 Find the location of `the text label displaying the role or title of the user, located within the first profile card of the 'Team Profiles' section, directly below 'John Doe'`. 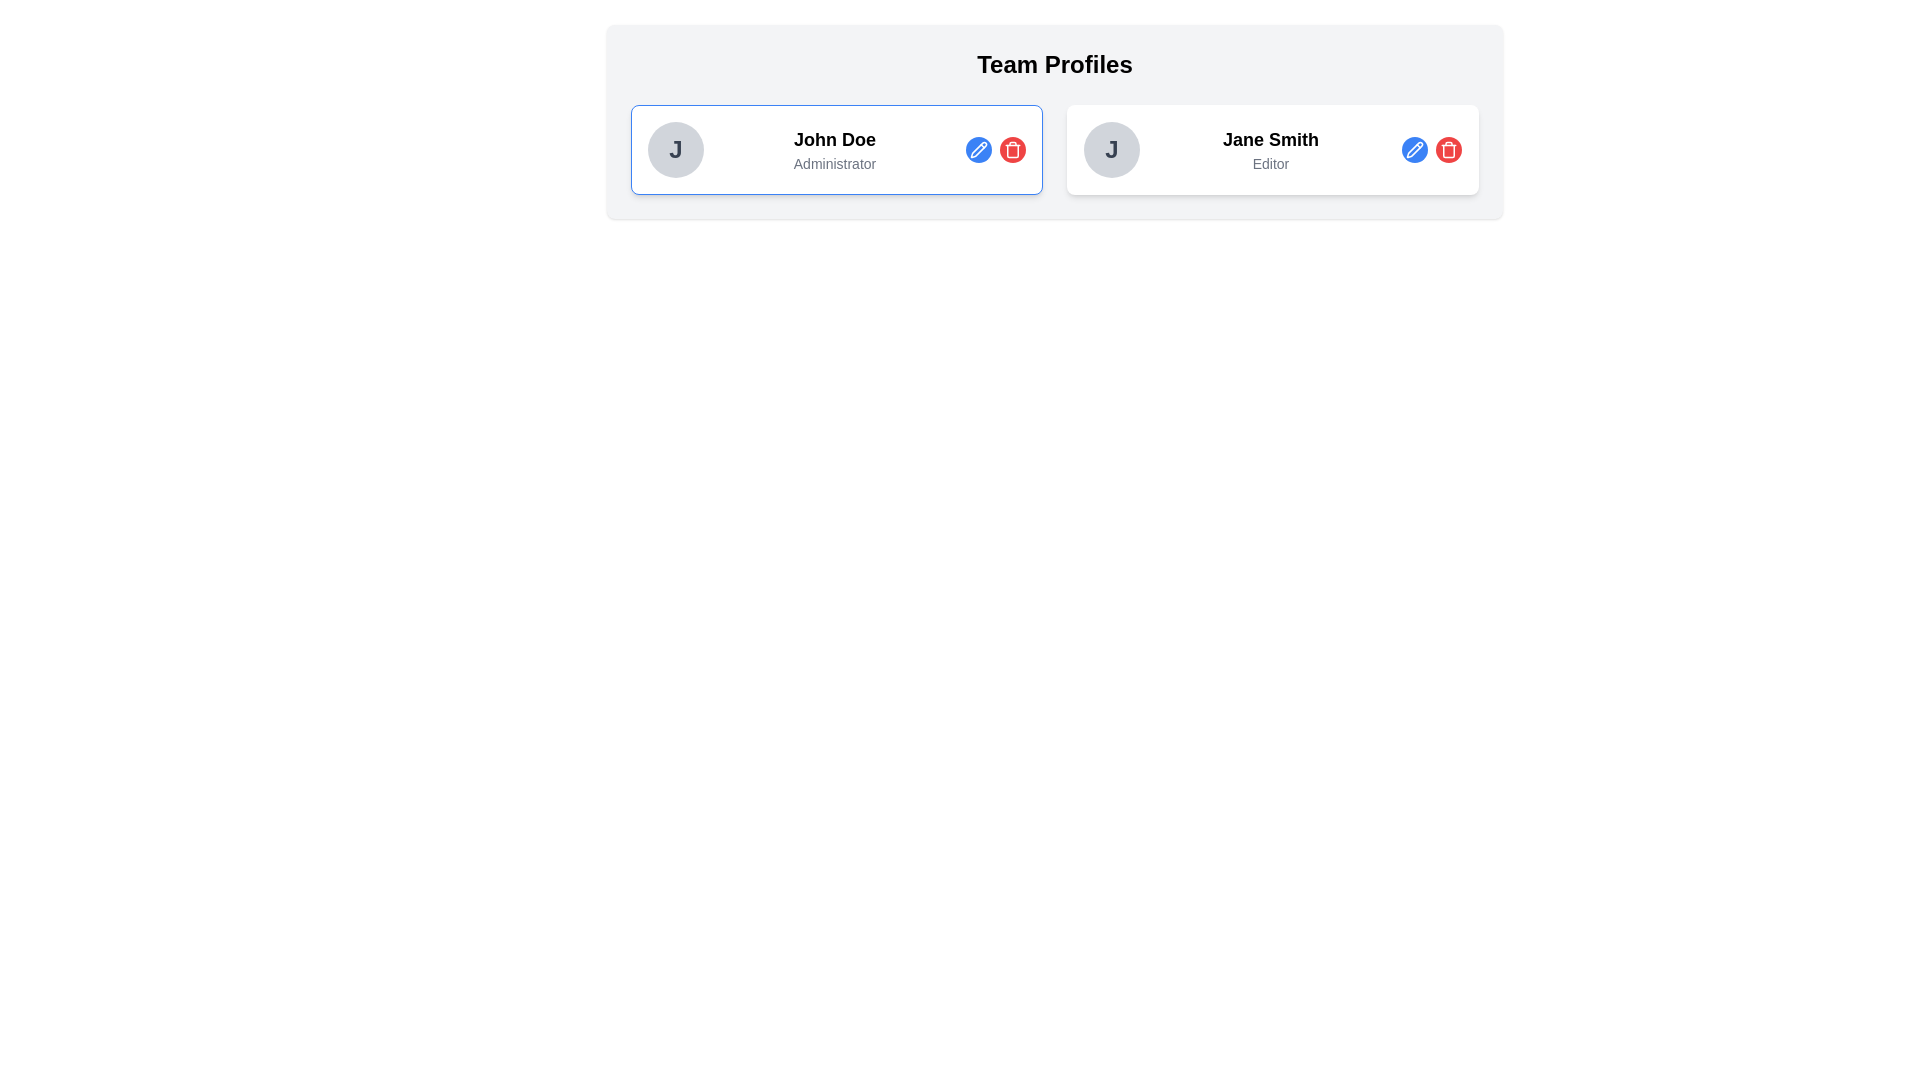

the text label displaying the role or title of the user, located within the first profile card of the 'Team Profiles' section, directly below 'John Doe' is located at coordinates (835, 163).